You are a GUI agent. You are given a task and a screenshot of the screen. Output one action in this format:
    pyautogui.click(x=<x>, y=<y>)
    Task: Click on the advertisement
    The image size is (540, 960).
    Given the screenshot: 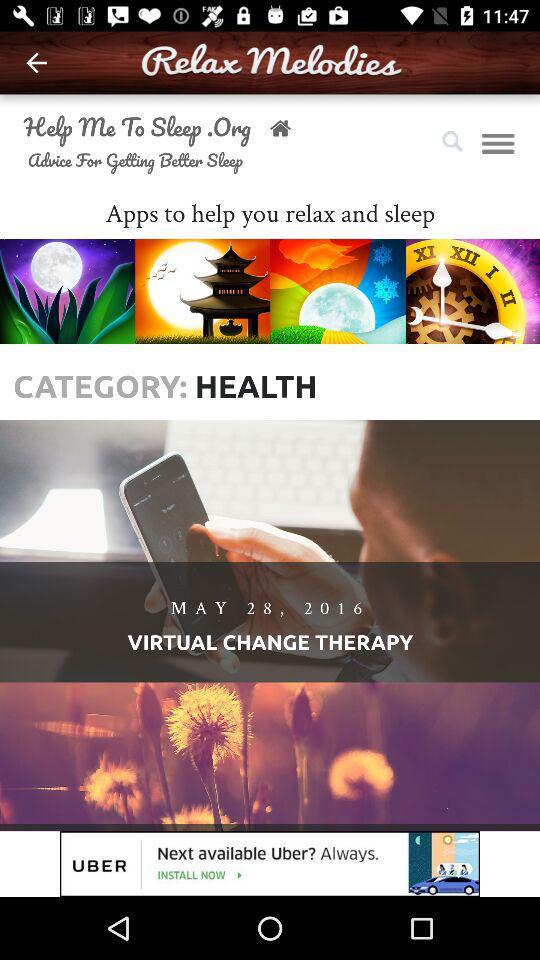 What is the action you would take?
    pyautogui.click(x=270, y=863)
    